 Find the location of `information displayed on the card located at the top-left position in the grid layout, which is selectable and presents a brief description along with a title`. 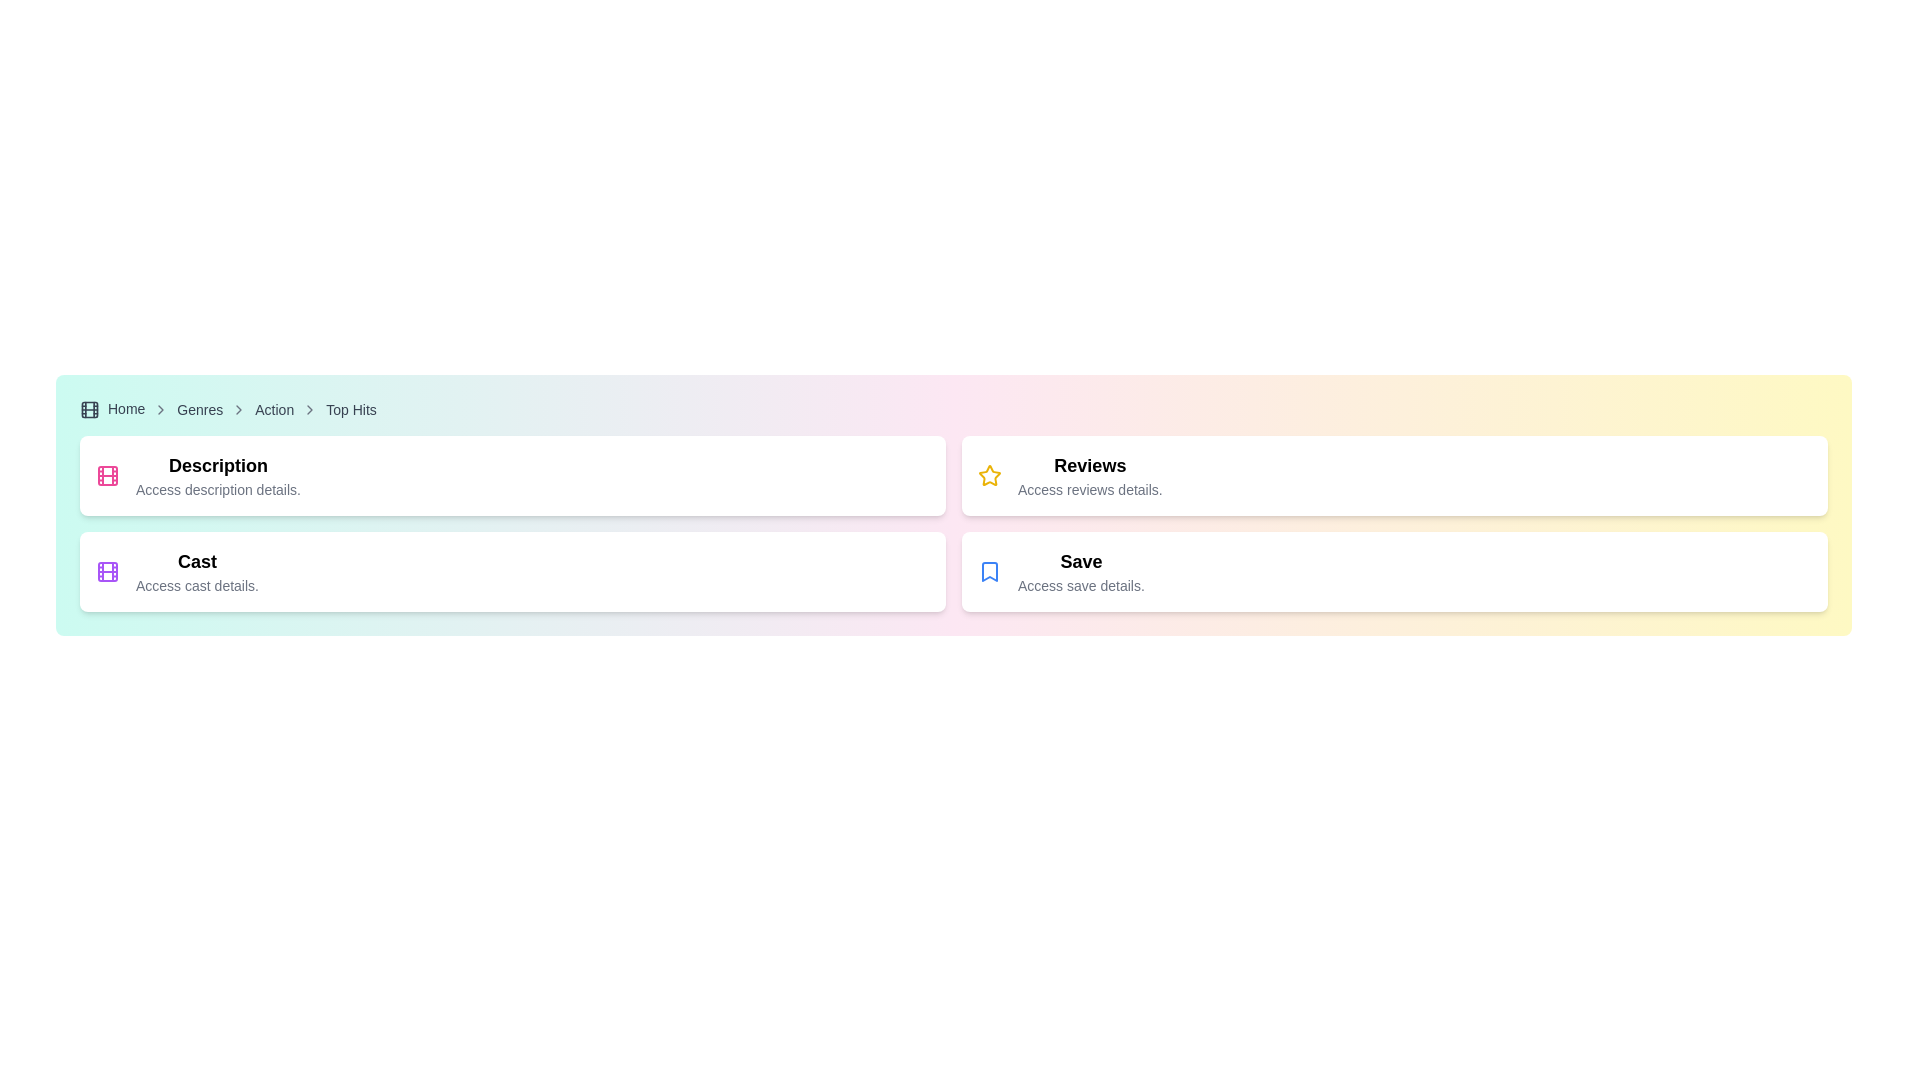

information displayed on the card located at the top-left position in the grid layout, which is selectable and presents a brief description along with a title is located at coordinates (513, 475).